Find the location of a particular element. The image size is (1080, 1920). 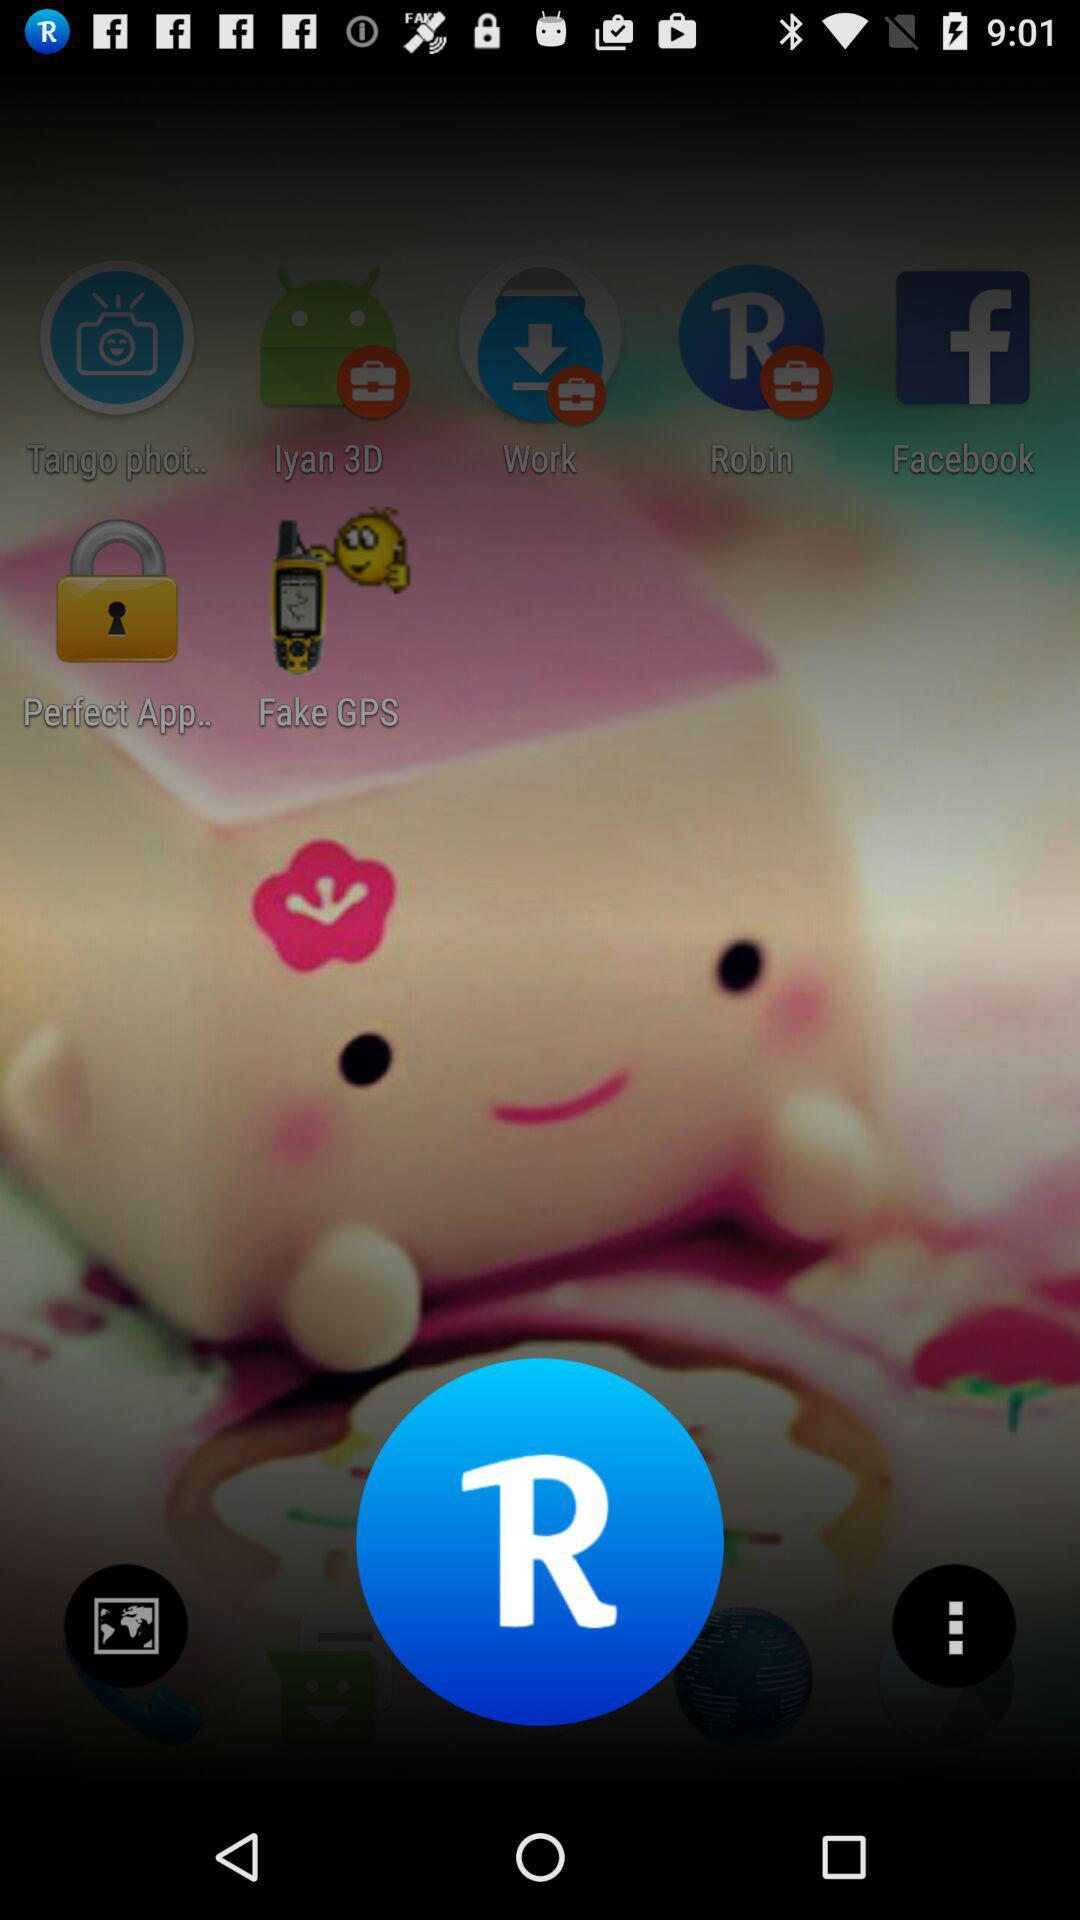

more details is located at coordinates (952, 1626).